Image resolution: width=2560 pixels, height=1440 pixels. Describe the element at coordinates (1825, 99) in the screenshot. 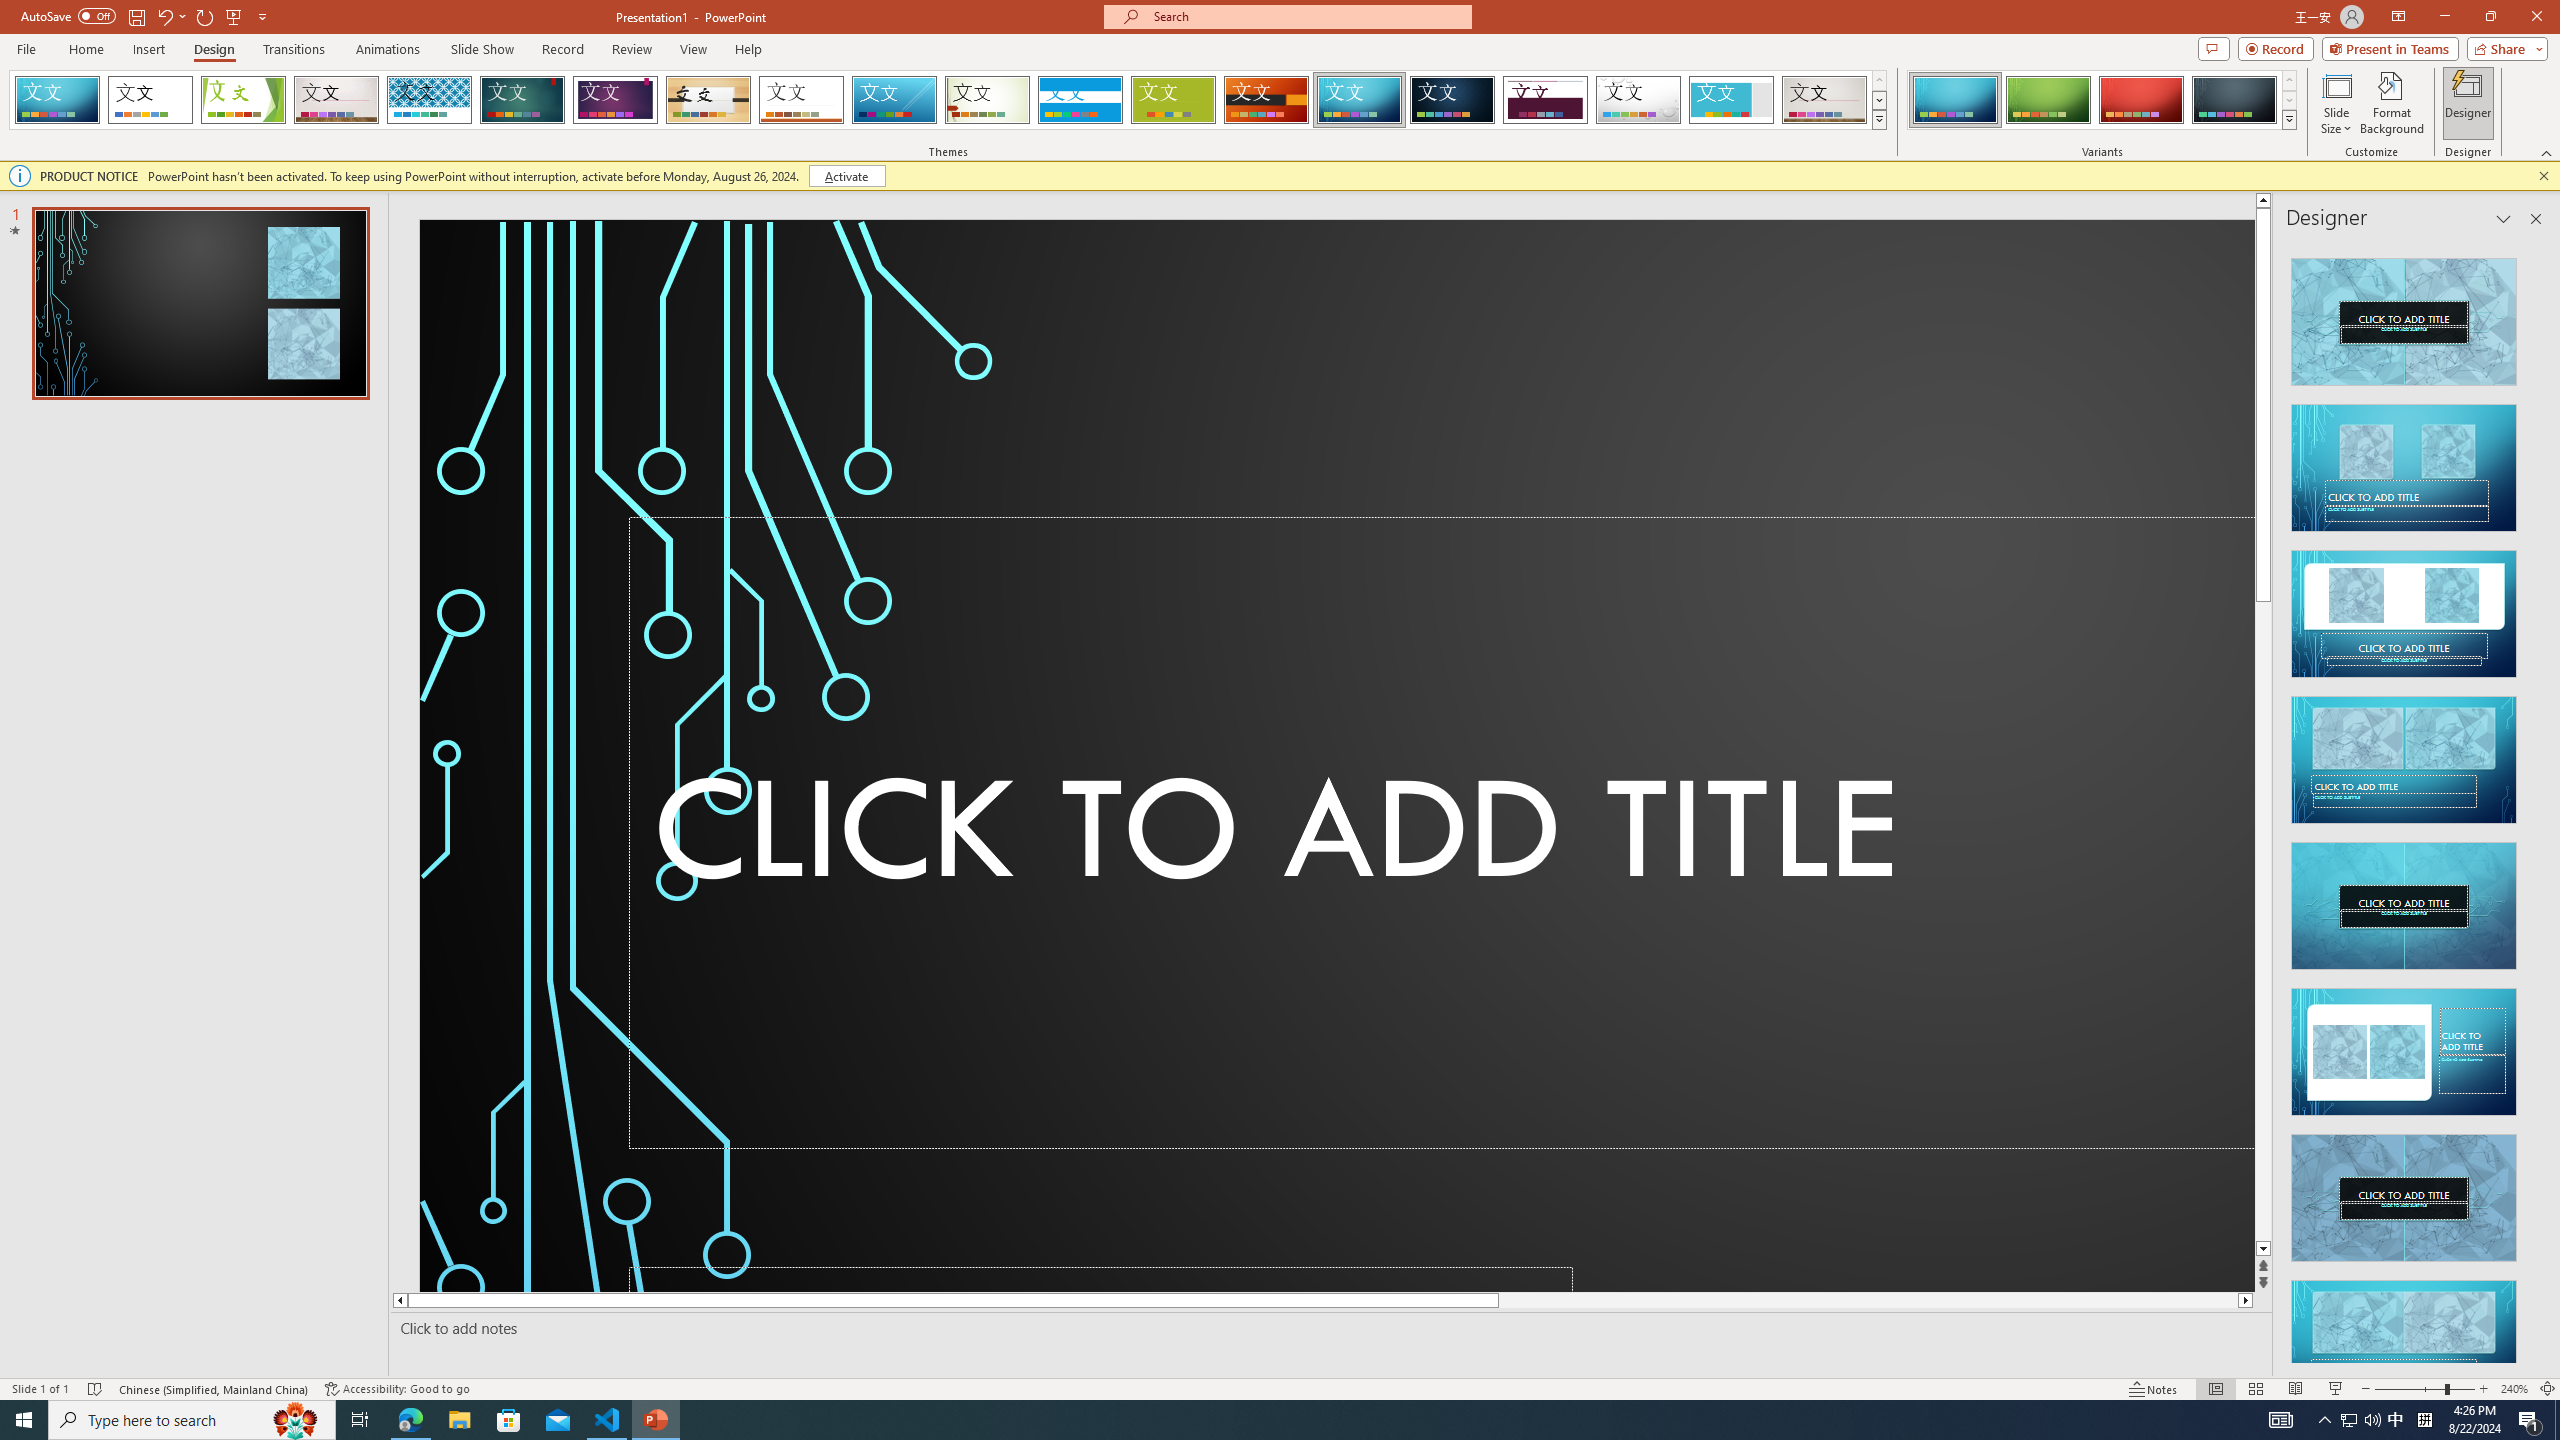

I see `'Gallery'` at that location.